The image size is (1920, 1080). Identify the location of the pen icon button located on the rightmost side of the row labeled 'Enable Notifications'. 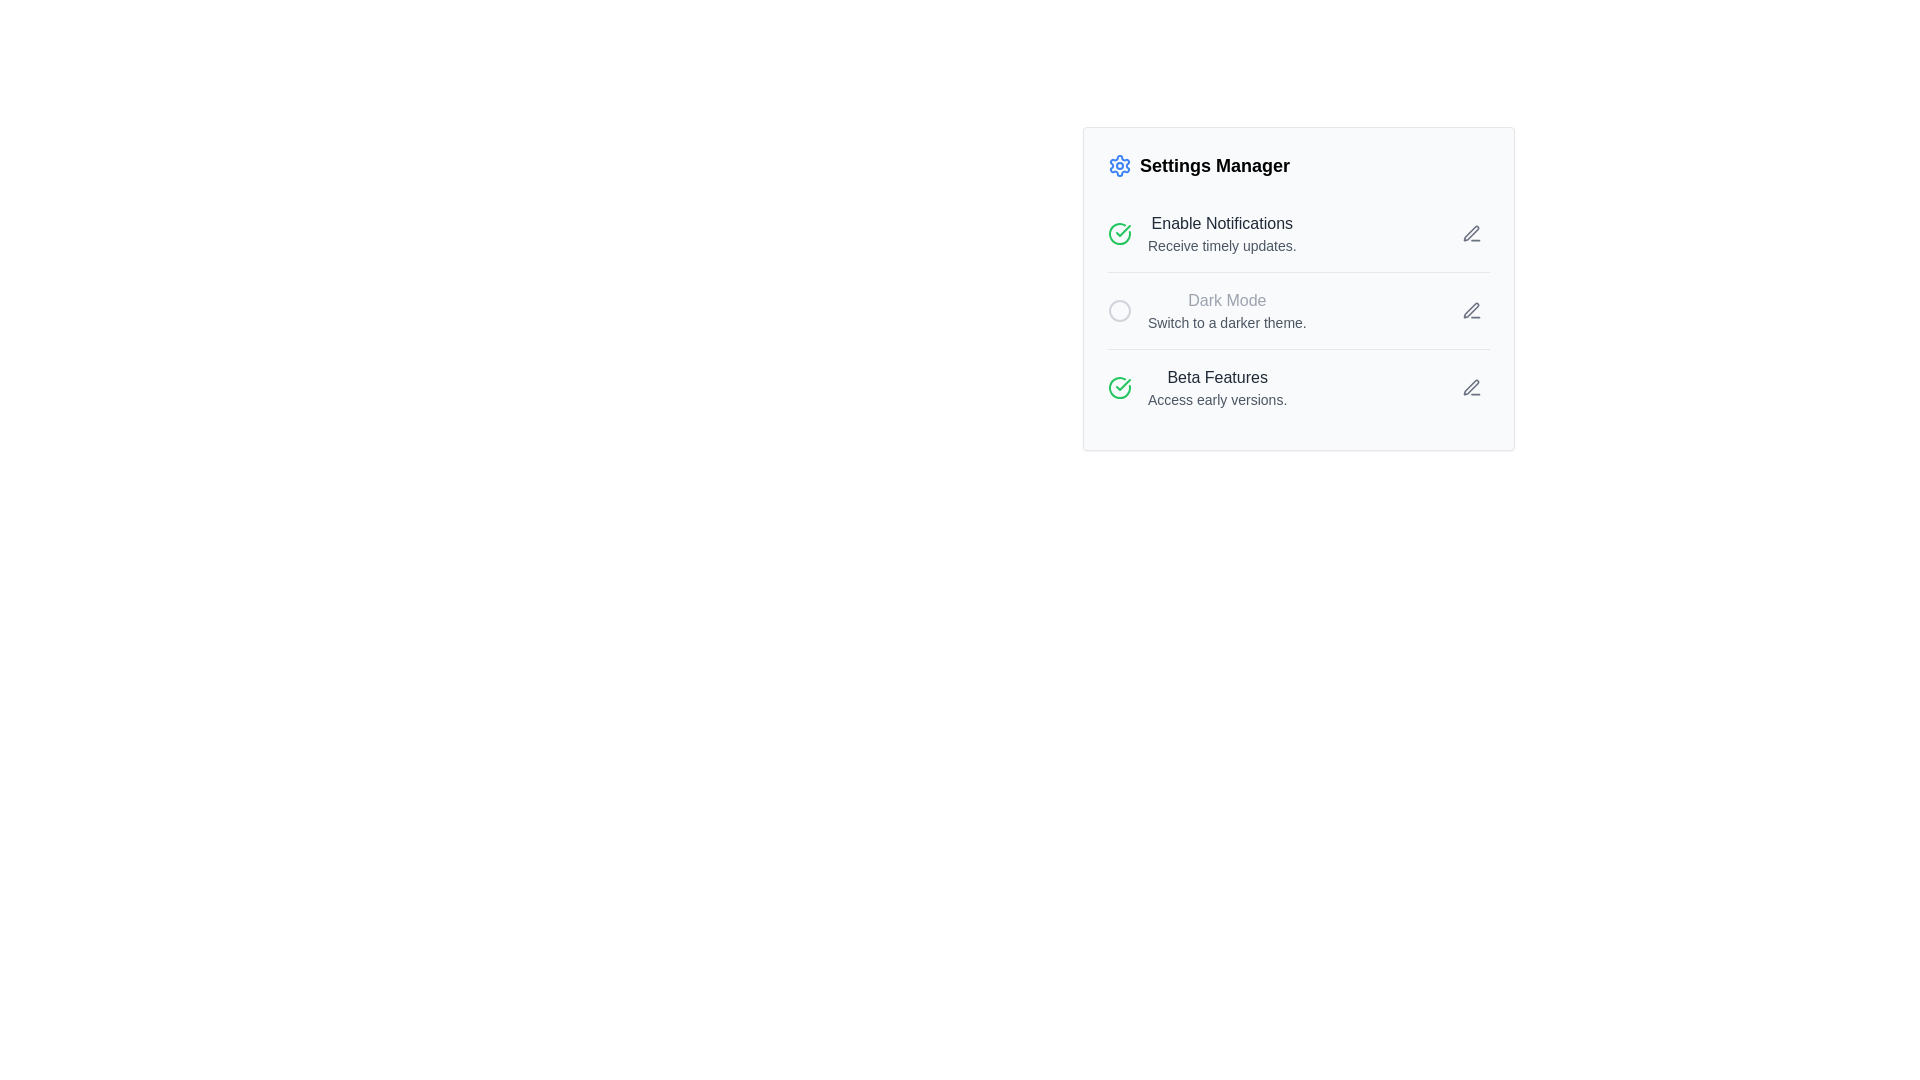
(1472, 388).